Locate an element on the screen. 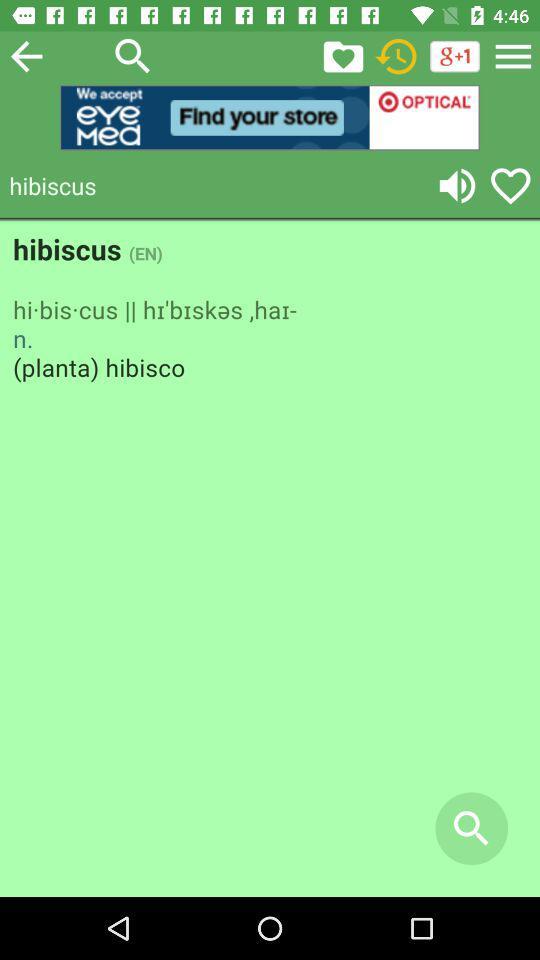  switch the likeoption is located at coordinates (342, 55).